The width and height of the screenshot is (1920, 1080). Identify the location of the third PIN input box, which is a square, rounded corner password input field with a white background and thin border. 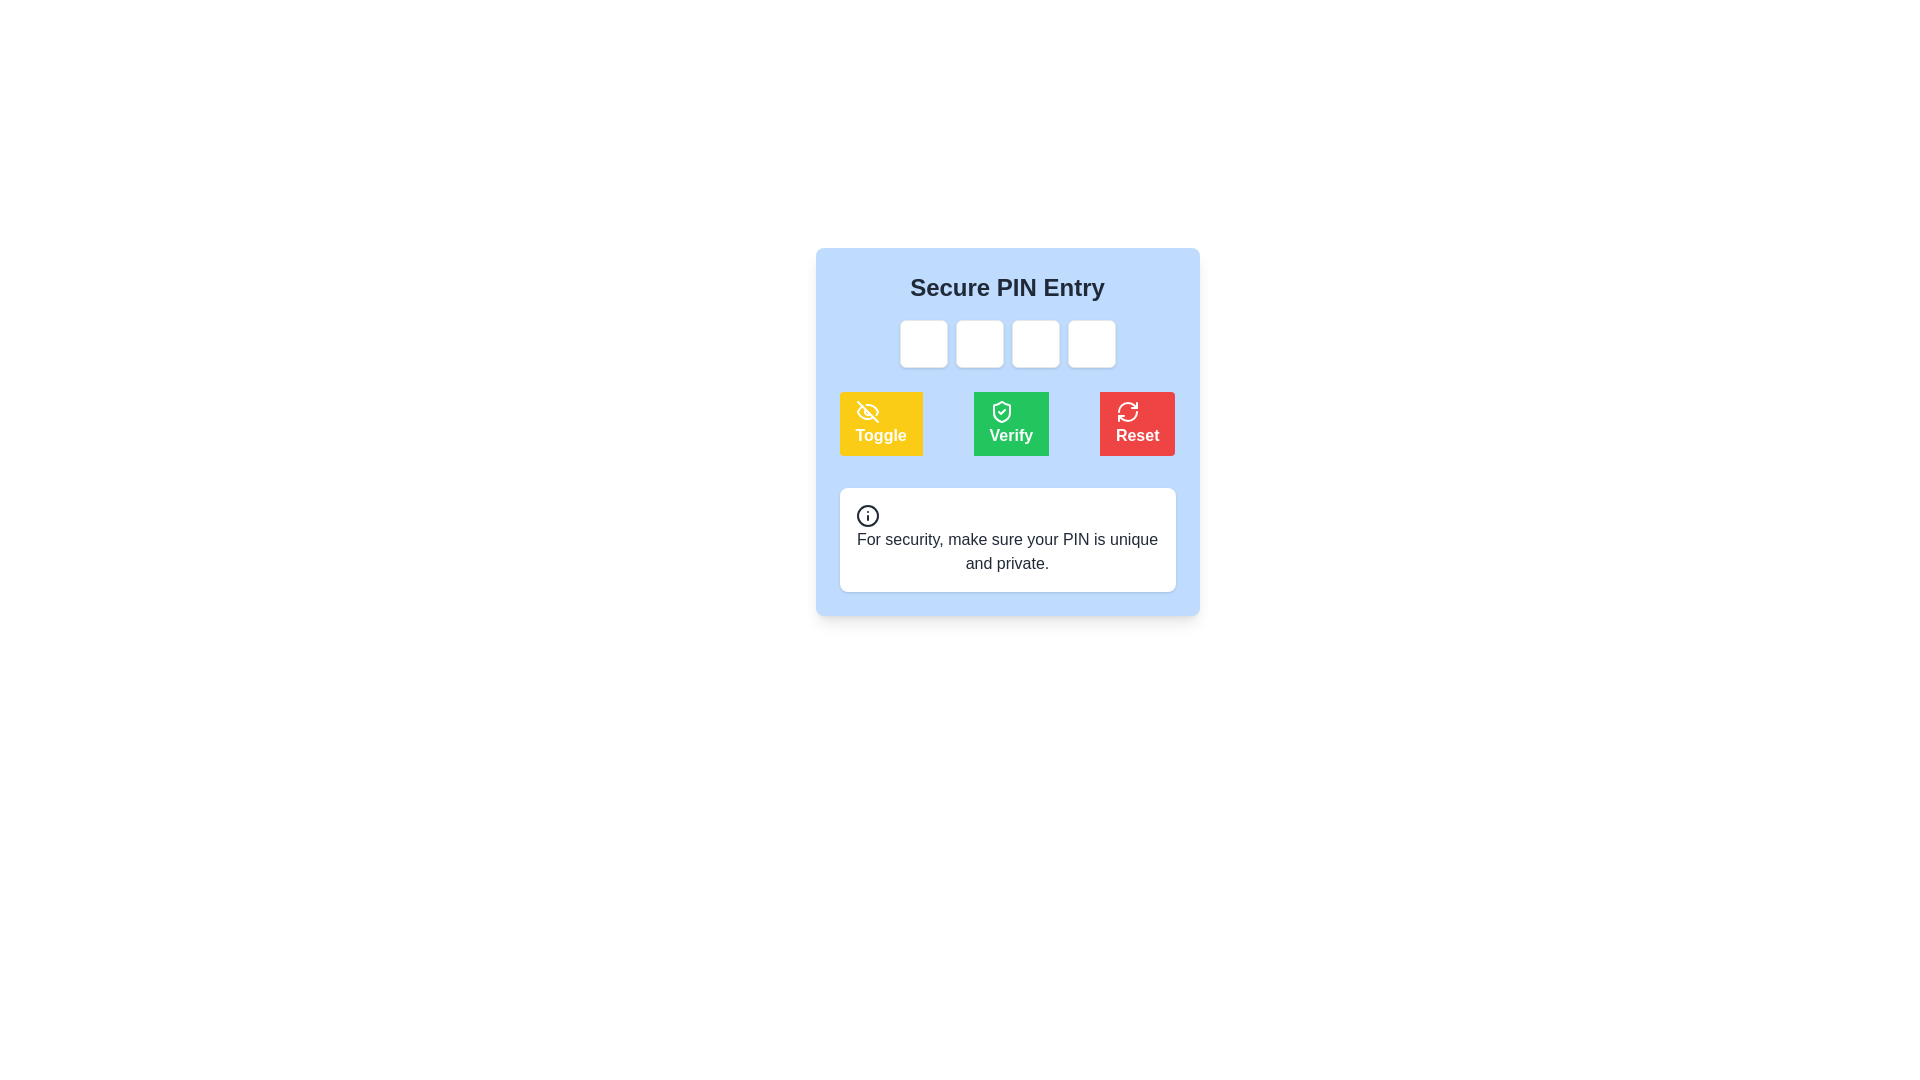
(1035, 342).